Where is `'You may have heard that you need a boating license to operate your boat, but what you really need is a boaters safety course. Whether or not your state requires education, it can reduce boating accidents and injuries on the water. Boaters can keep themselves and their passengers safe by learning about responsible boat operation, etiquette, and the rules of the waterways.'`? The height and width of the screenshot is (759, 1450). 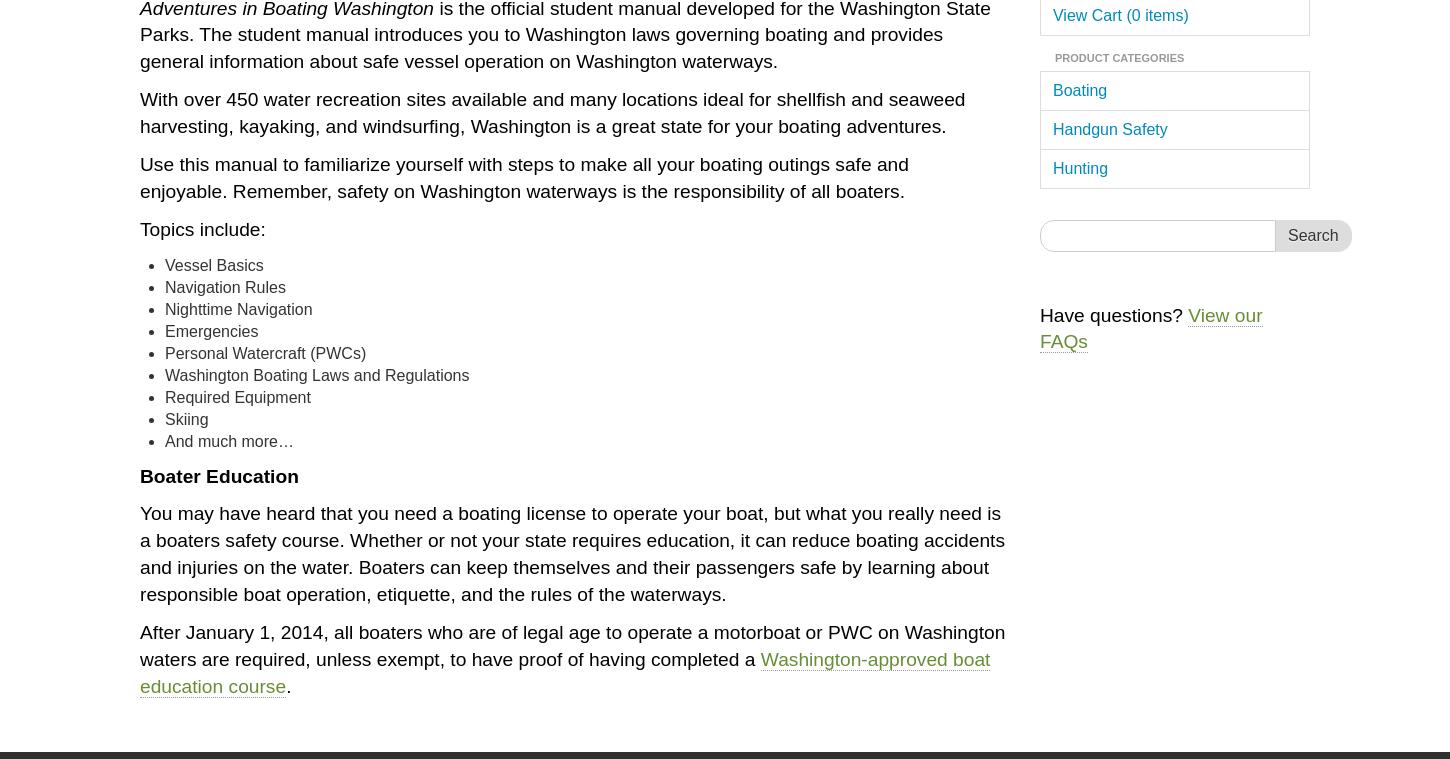
'You may have heard that you need a boating license to operate your boat, but what you really need is a boaters safety course. Whether or not your state requires education, it can reduce boating accidents and injuries on the water. Boaters can keep themselves and their passengers safe by learning about responsible boat operation, etiquette, and the rules of the waterways.' is located at coordinates (572, 552).